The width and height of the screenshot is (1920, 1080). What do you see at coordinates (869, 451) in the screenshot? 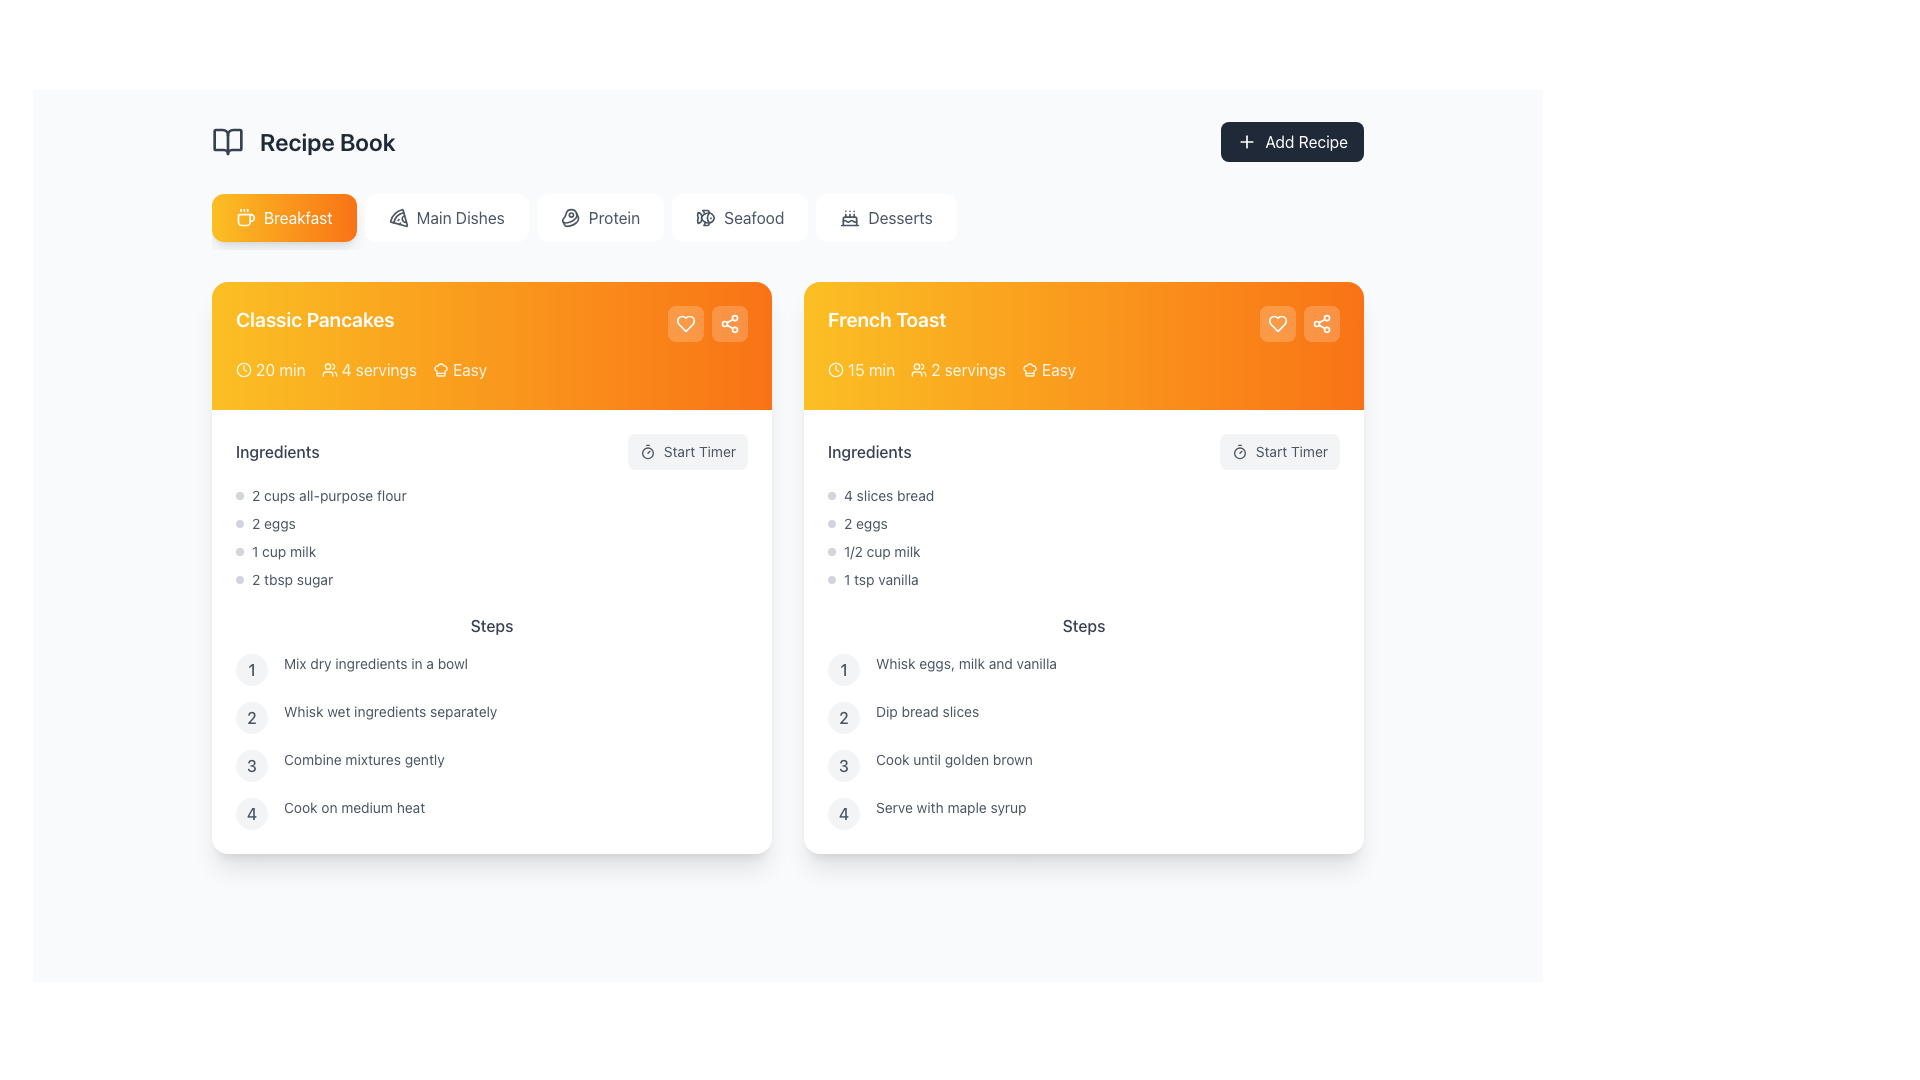
I see `the text label displaying 'Ingredients' in gray color, located at the top-left of the recipe card for 'French Toast'` at bounding box center [869, 451].